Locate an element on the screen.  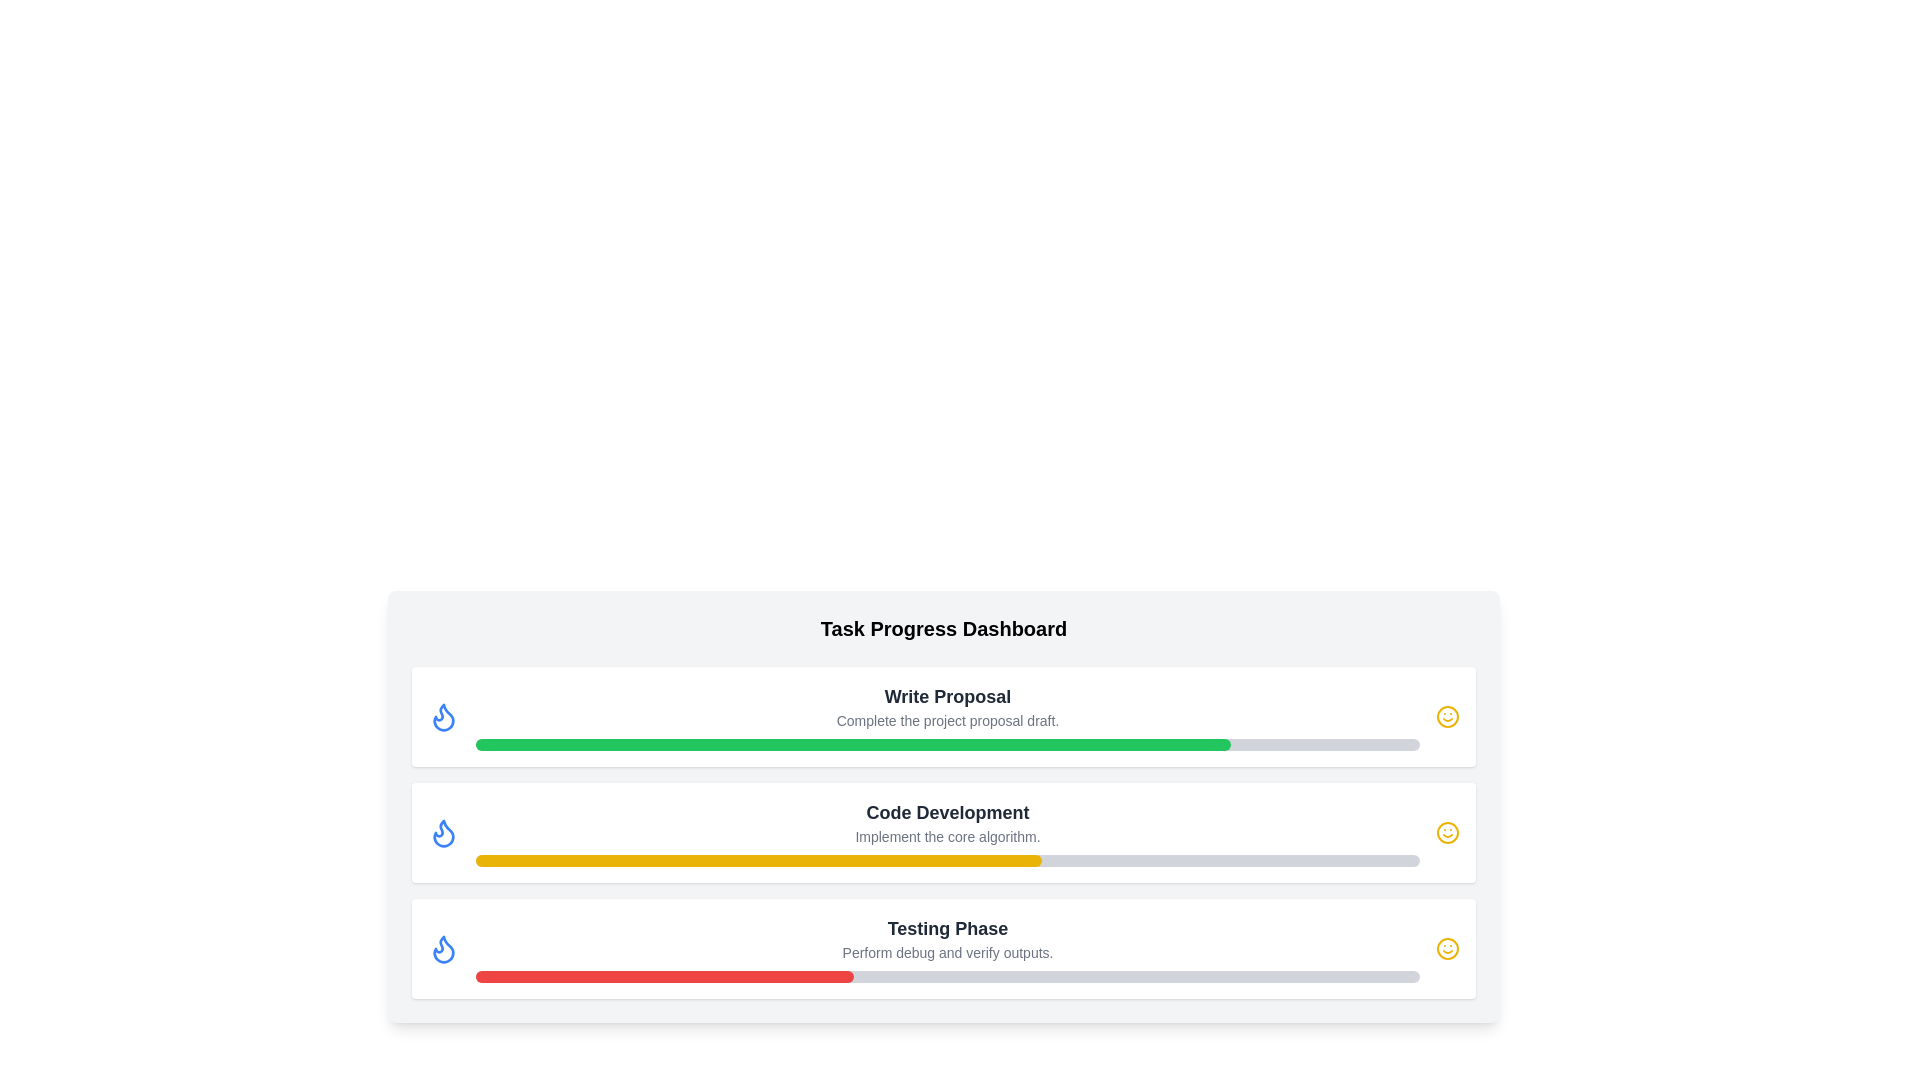
the progress bar indicating the completion percentage of the 'Testing Phase' task is located at coordinates (947, 975).